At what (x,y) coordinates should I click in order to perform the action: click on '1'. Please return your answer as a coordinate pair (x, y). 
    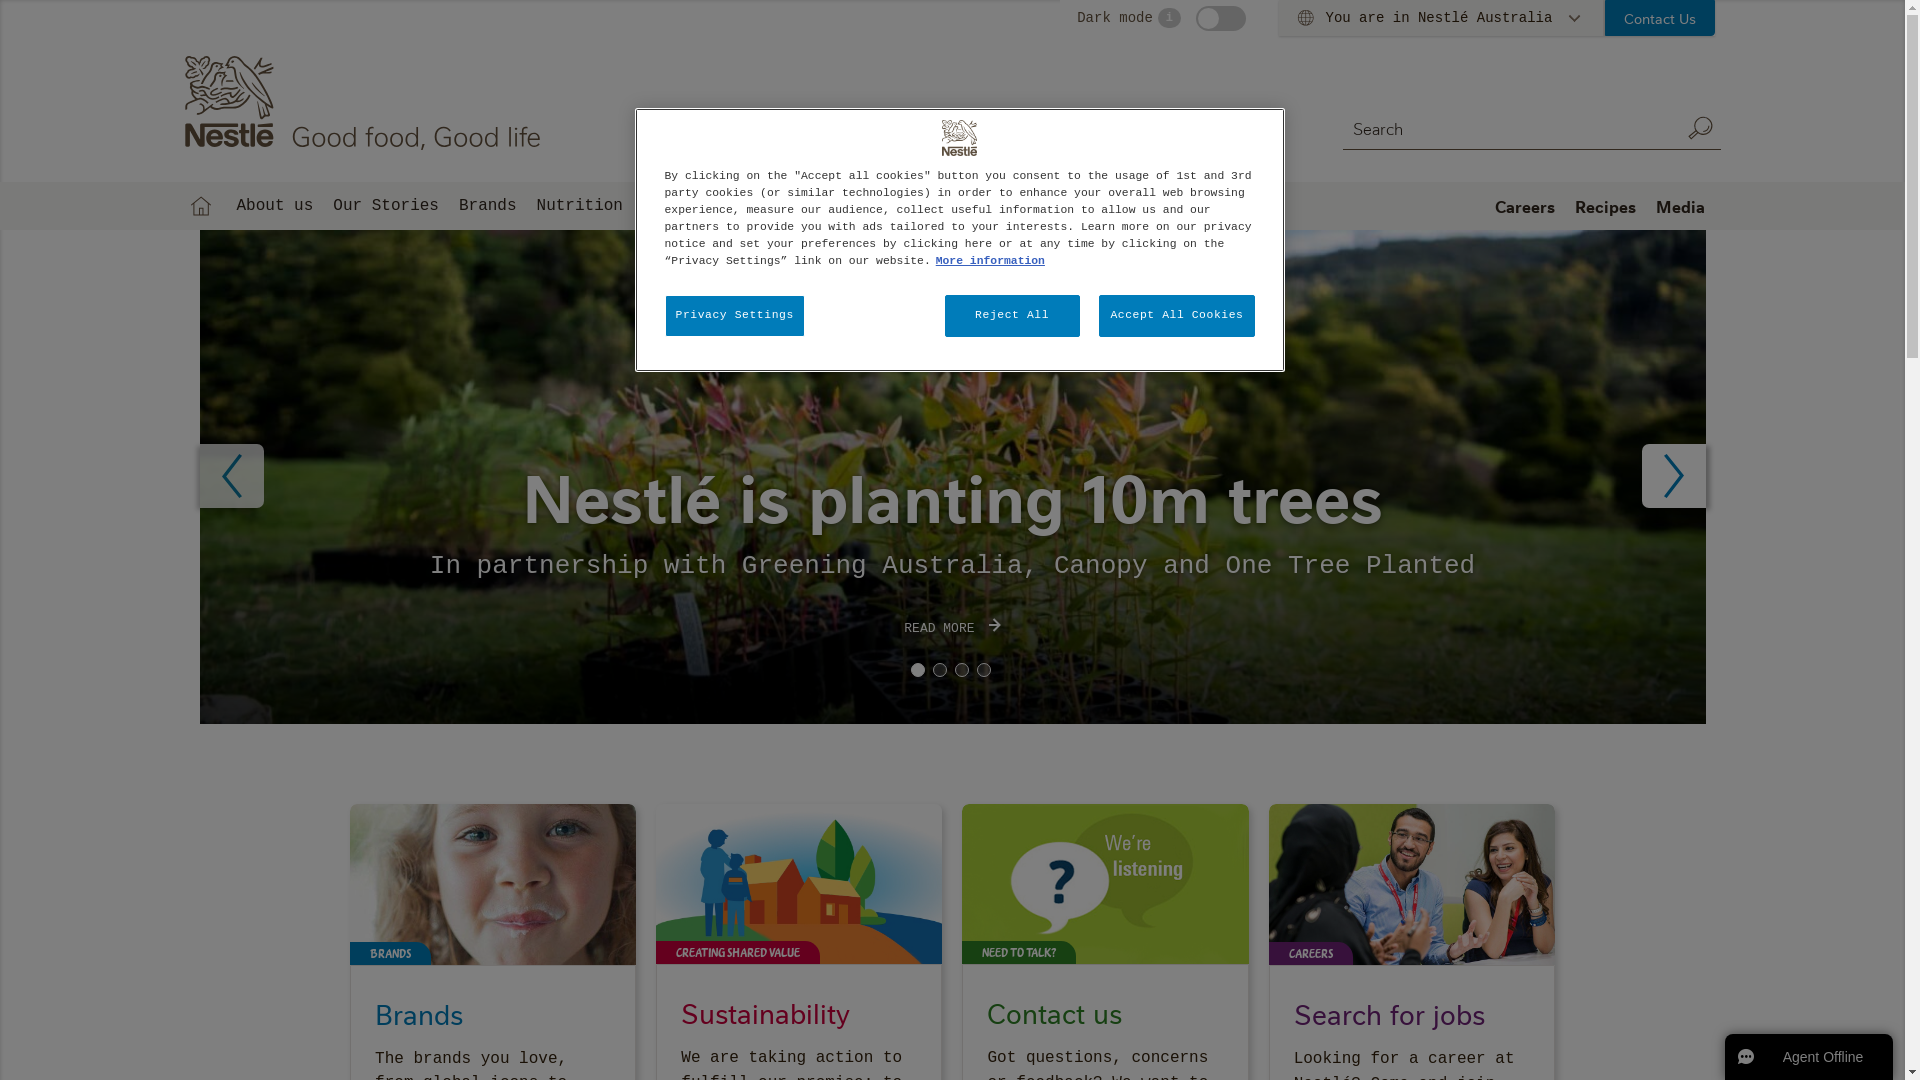
    Looking at the image, I should click on (915, 670).